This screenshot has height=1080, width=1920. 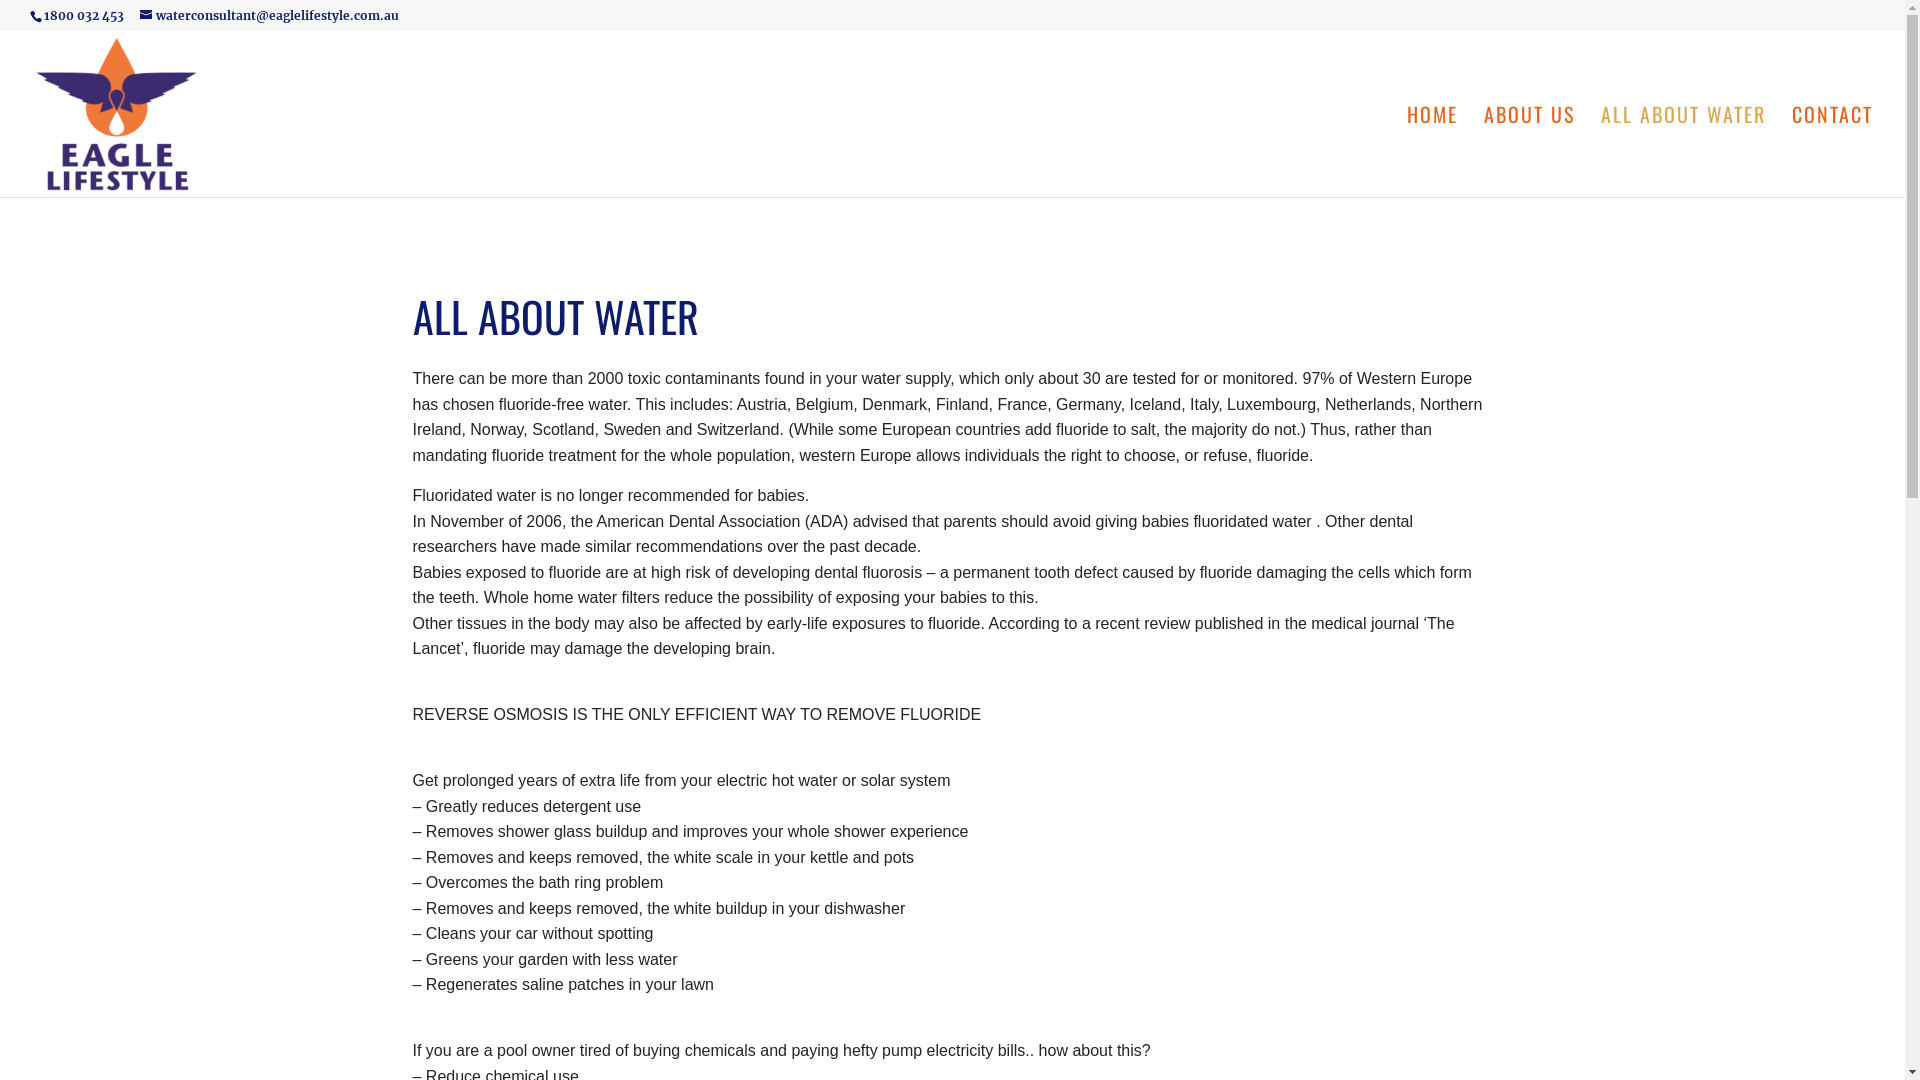 I want to click on 'ALL ABOUT WATER', so click(x=1682, y=150).